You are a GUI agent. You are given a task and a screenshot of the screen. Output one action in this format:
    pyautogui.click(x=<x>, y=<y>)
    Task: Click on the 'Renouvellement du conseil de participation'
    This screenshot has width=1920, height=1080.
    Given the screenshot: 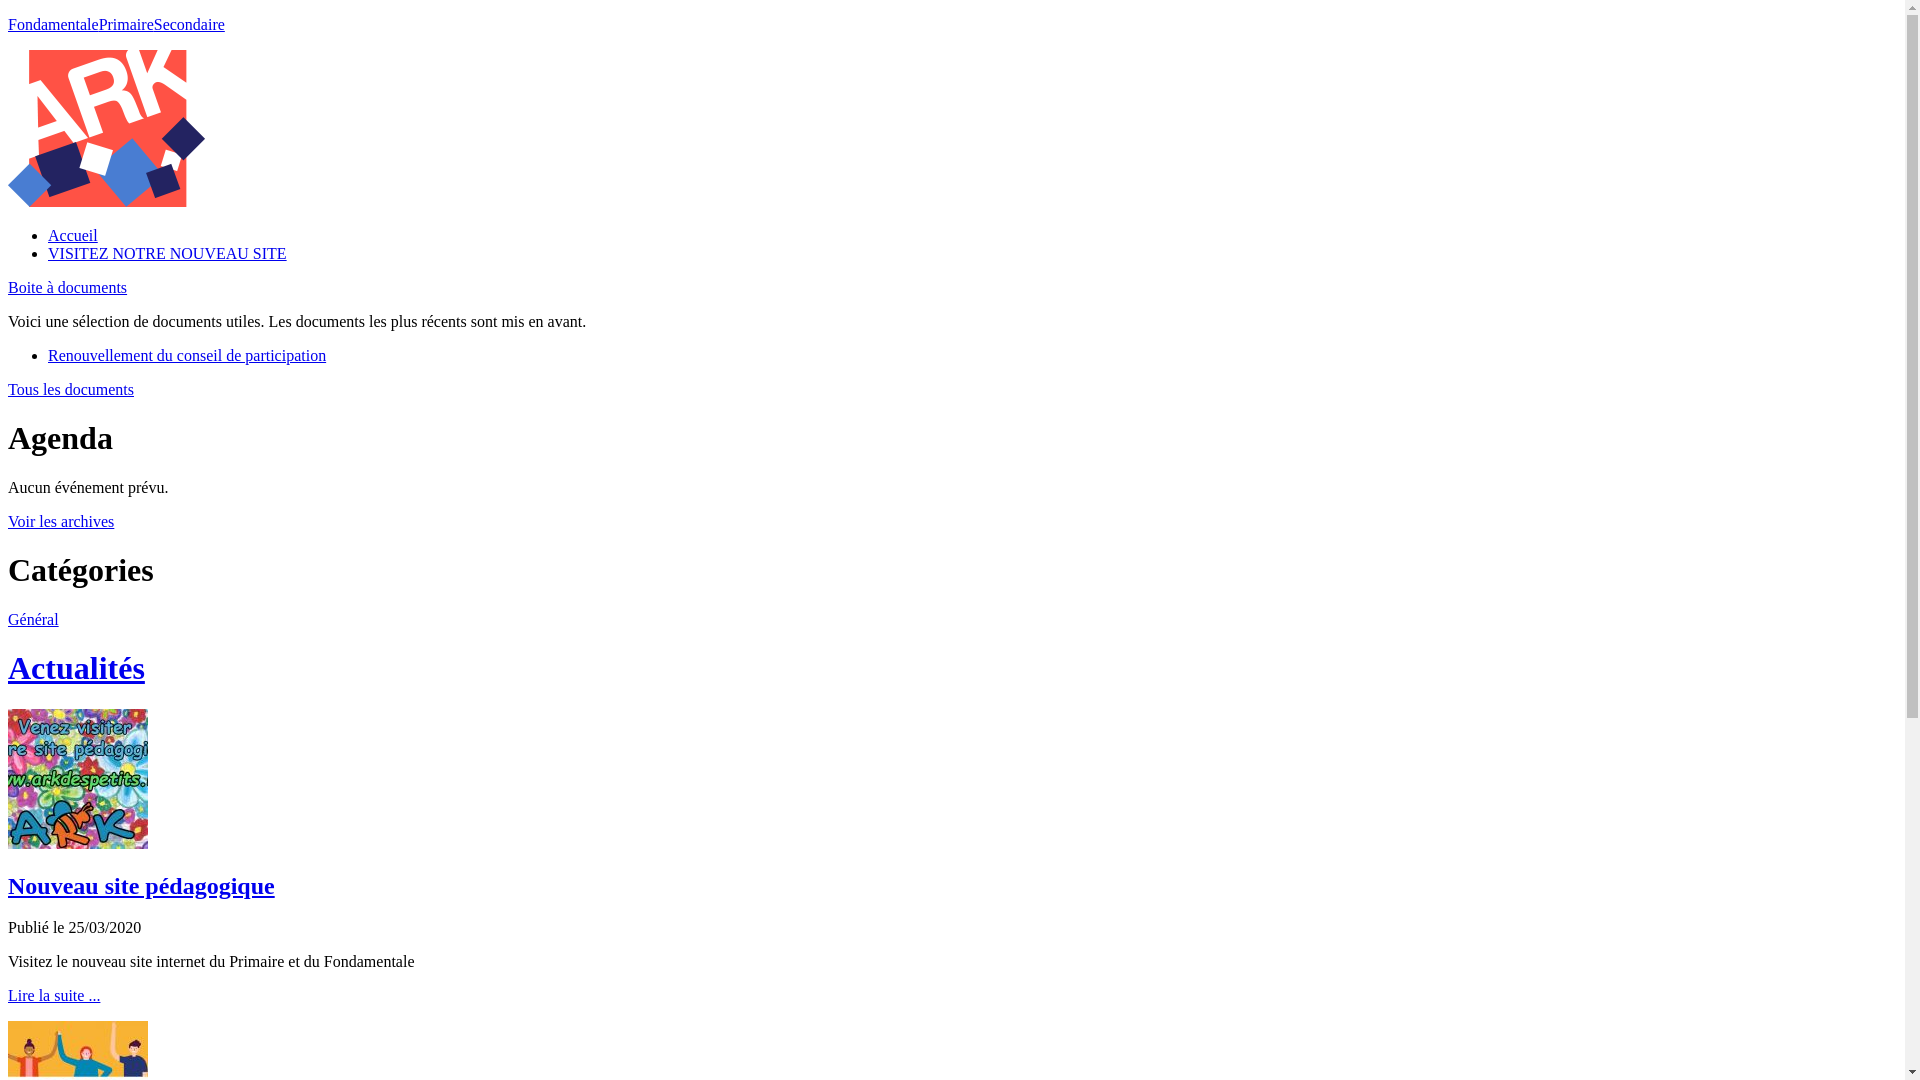 What is the action you would take?
    pyautogui.click(x=187, y=354)
    